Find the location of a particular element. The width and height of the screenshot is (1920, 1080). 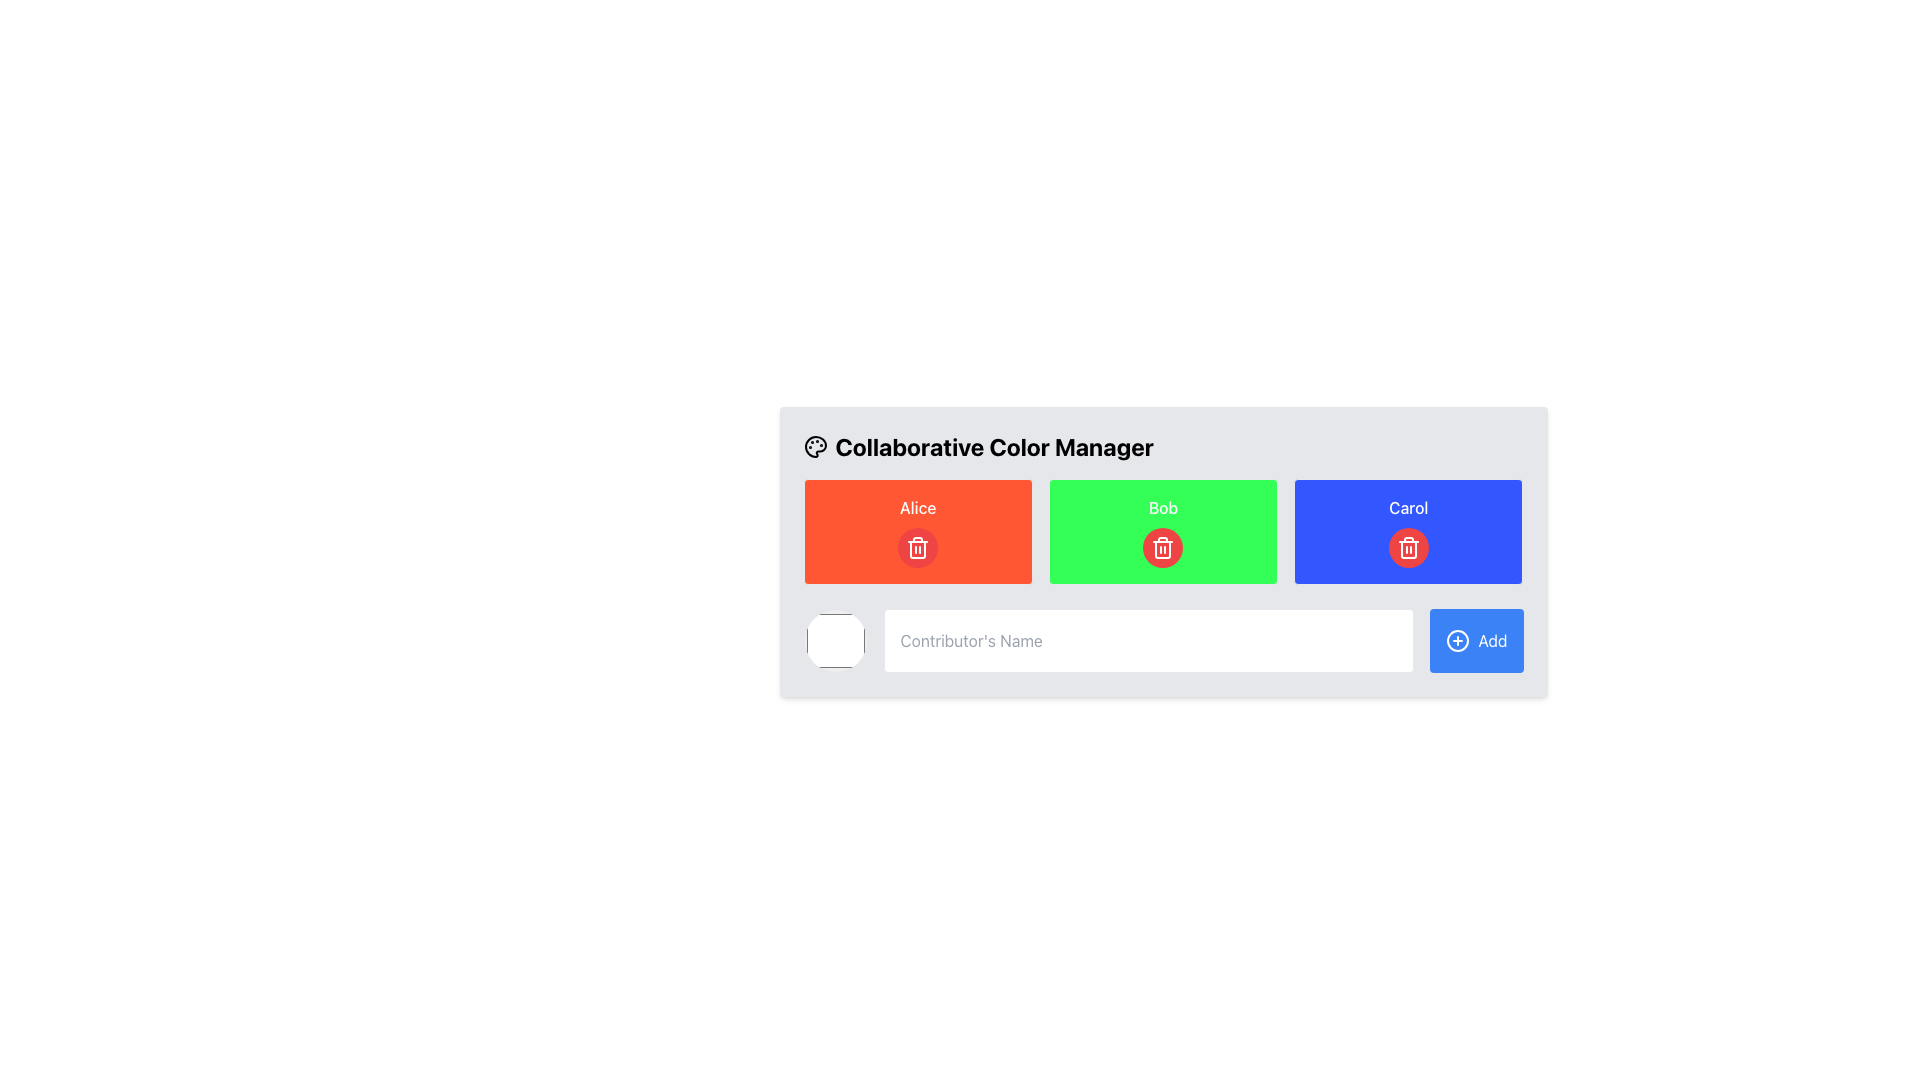

the circular icon with a white 'plus' symbol within a white ring, located in the blue rectangle labeled 'Add' at the bottom right of the interface is located at coordinates (1458, 640).